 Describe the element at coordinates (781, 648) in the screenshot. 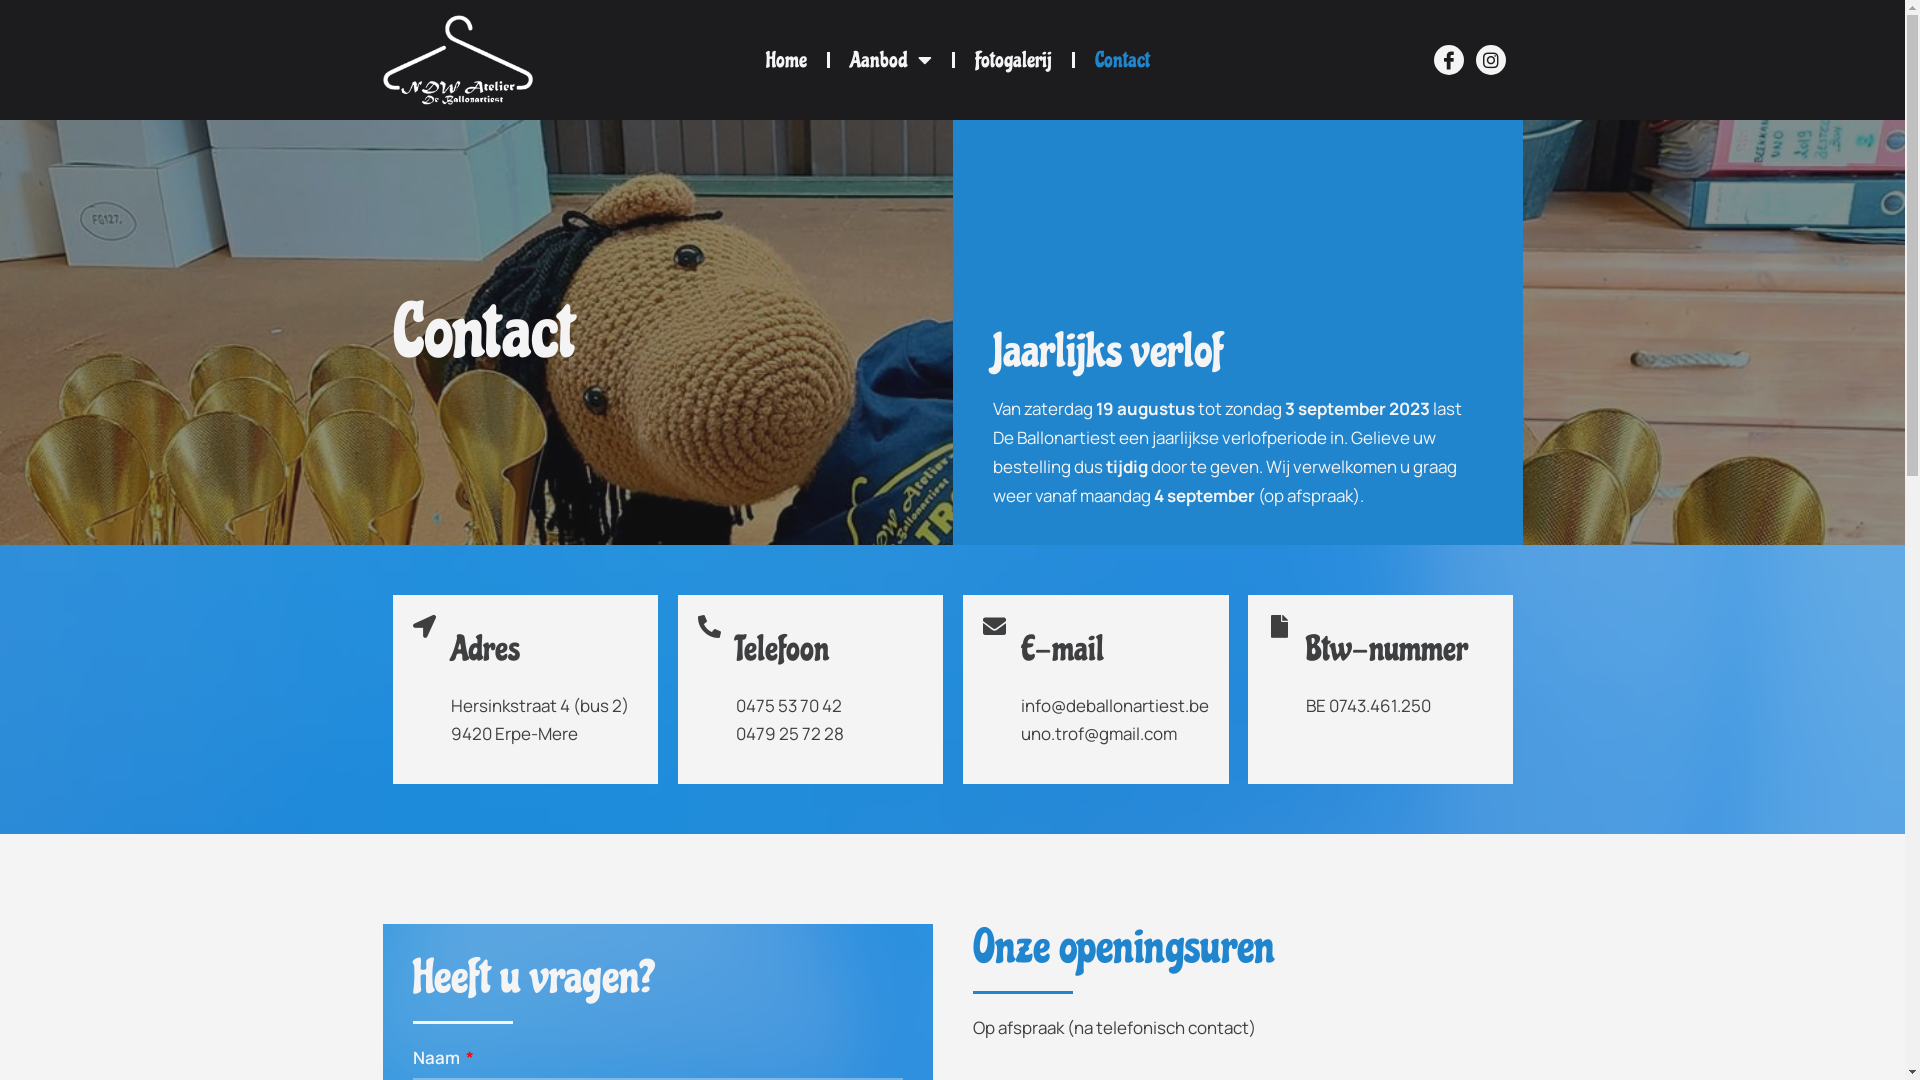

I see `'Telefoon'` at that location.